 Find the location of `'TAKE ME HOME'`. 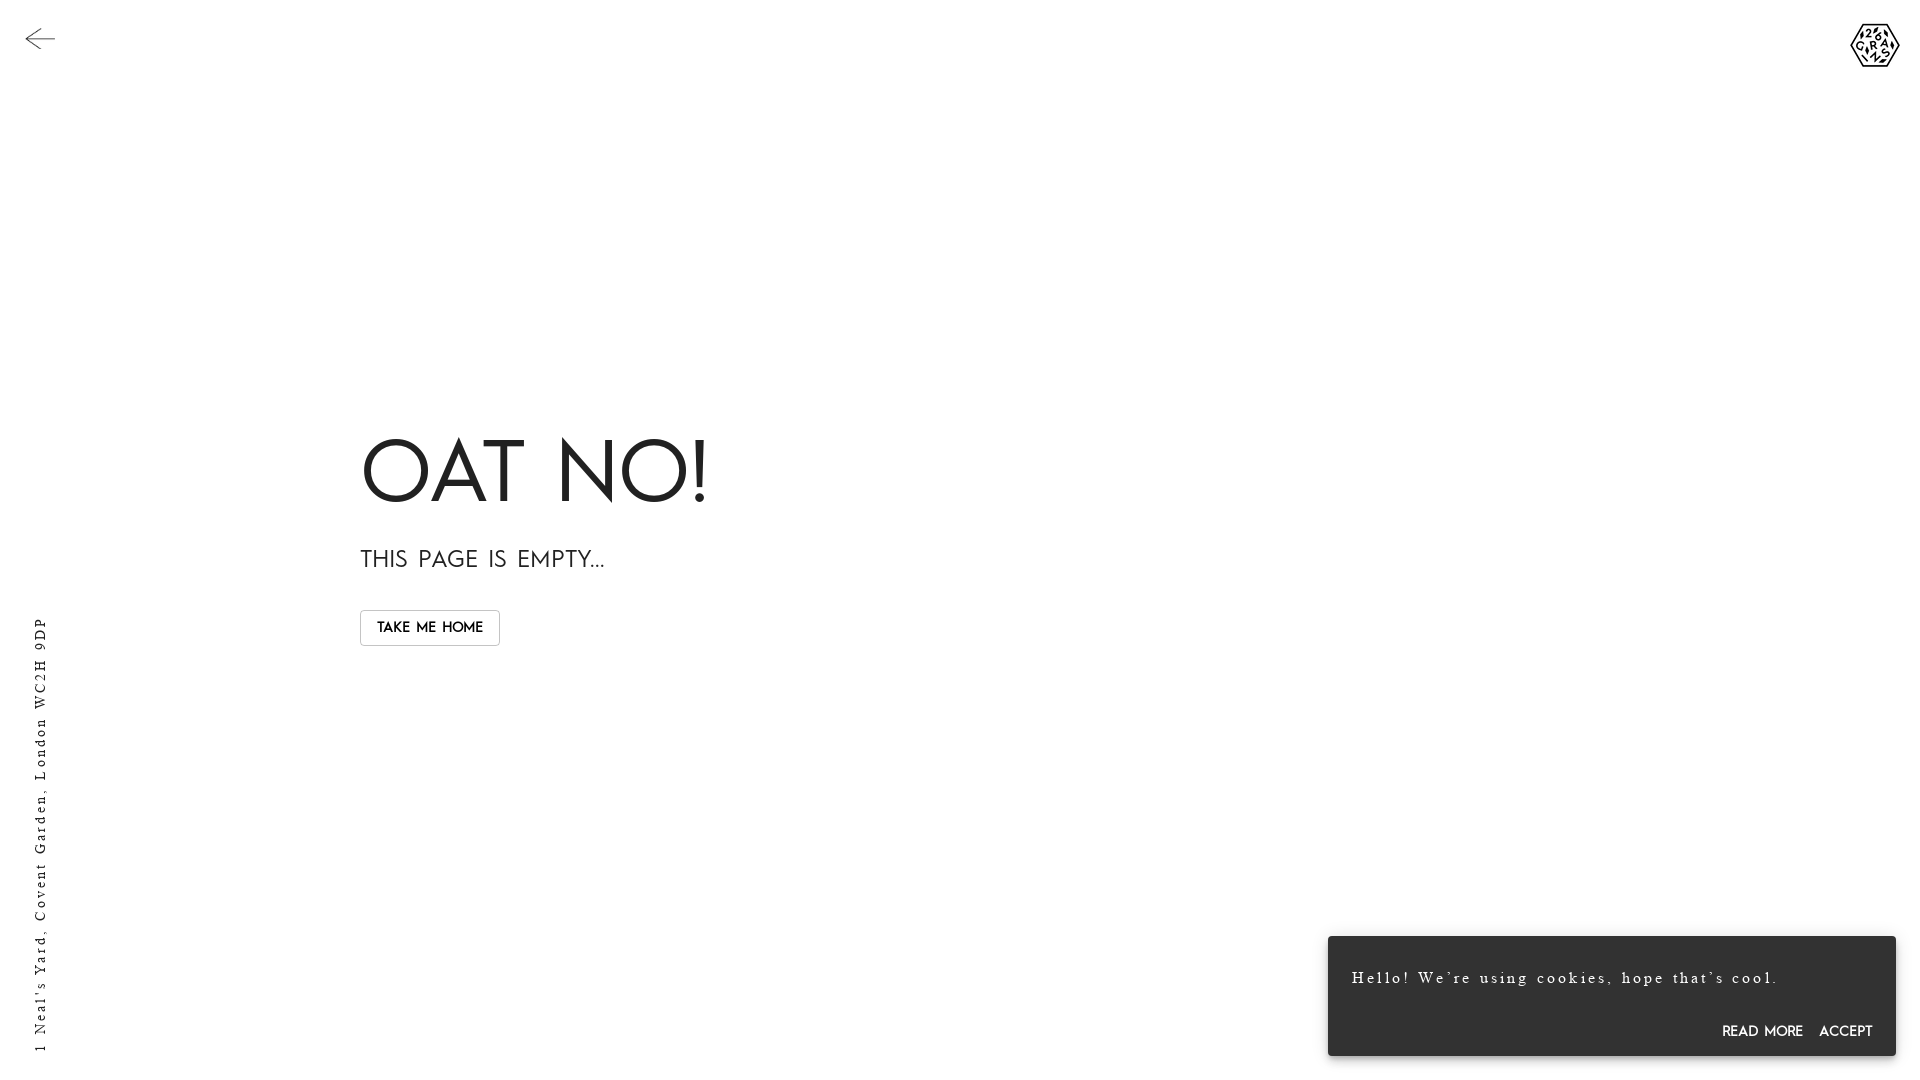

'TAKE ME HOME' is located at coordinates (429, 627).